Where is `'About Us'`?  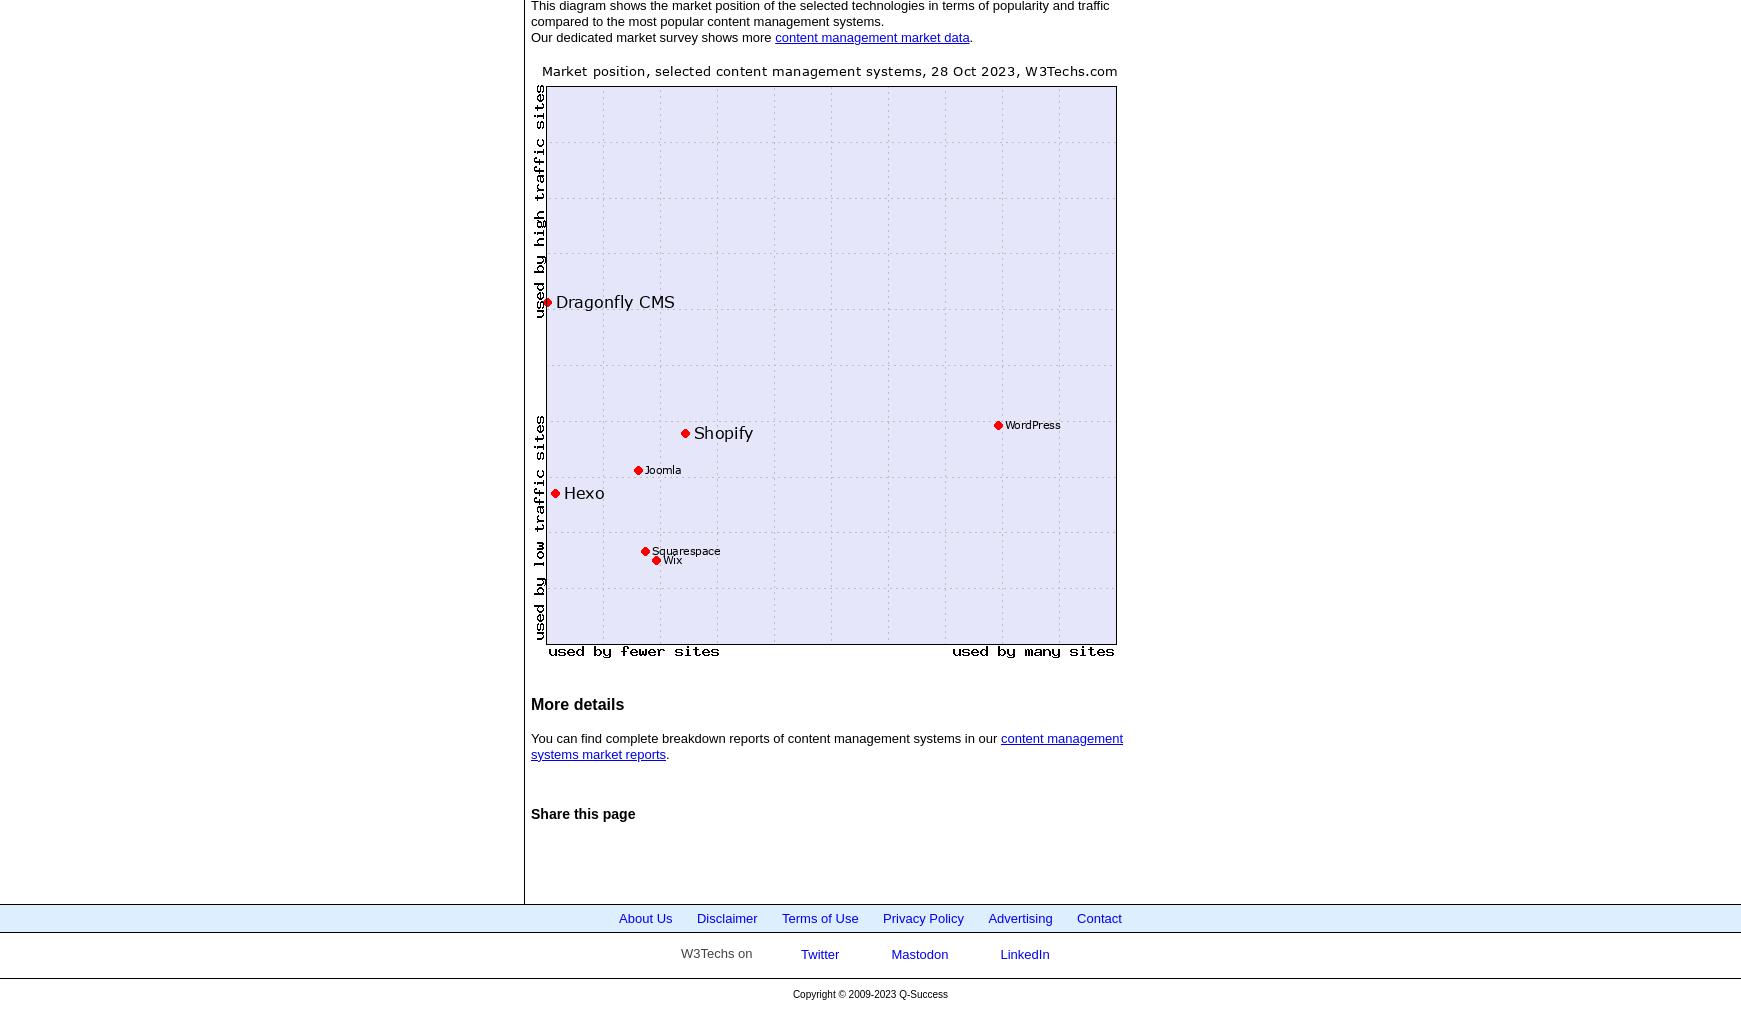
'About Us' is located at coordinates (645, 917).